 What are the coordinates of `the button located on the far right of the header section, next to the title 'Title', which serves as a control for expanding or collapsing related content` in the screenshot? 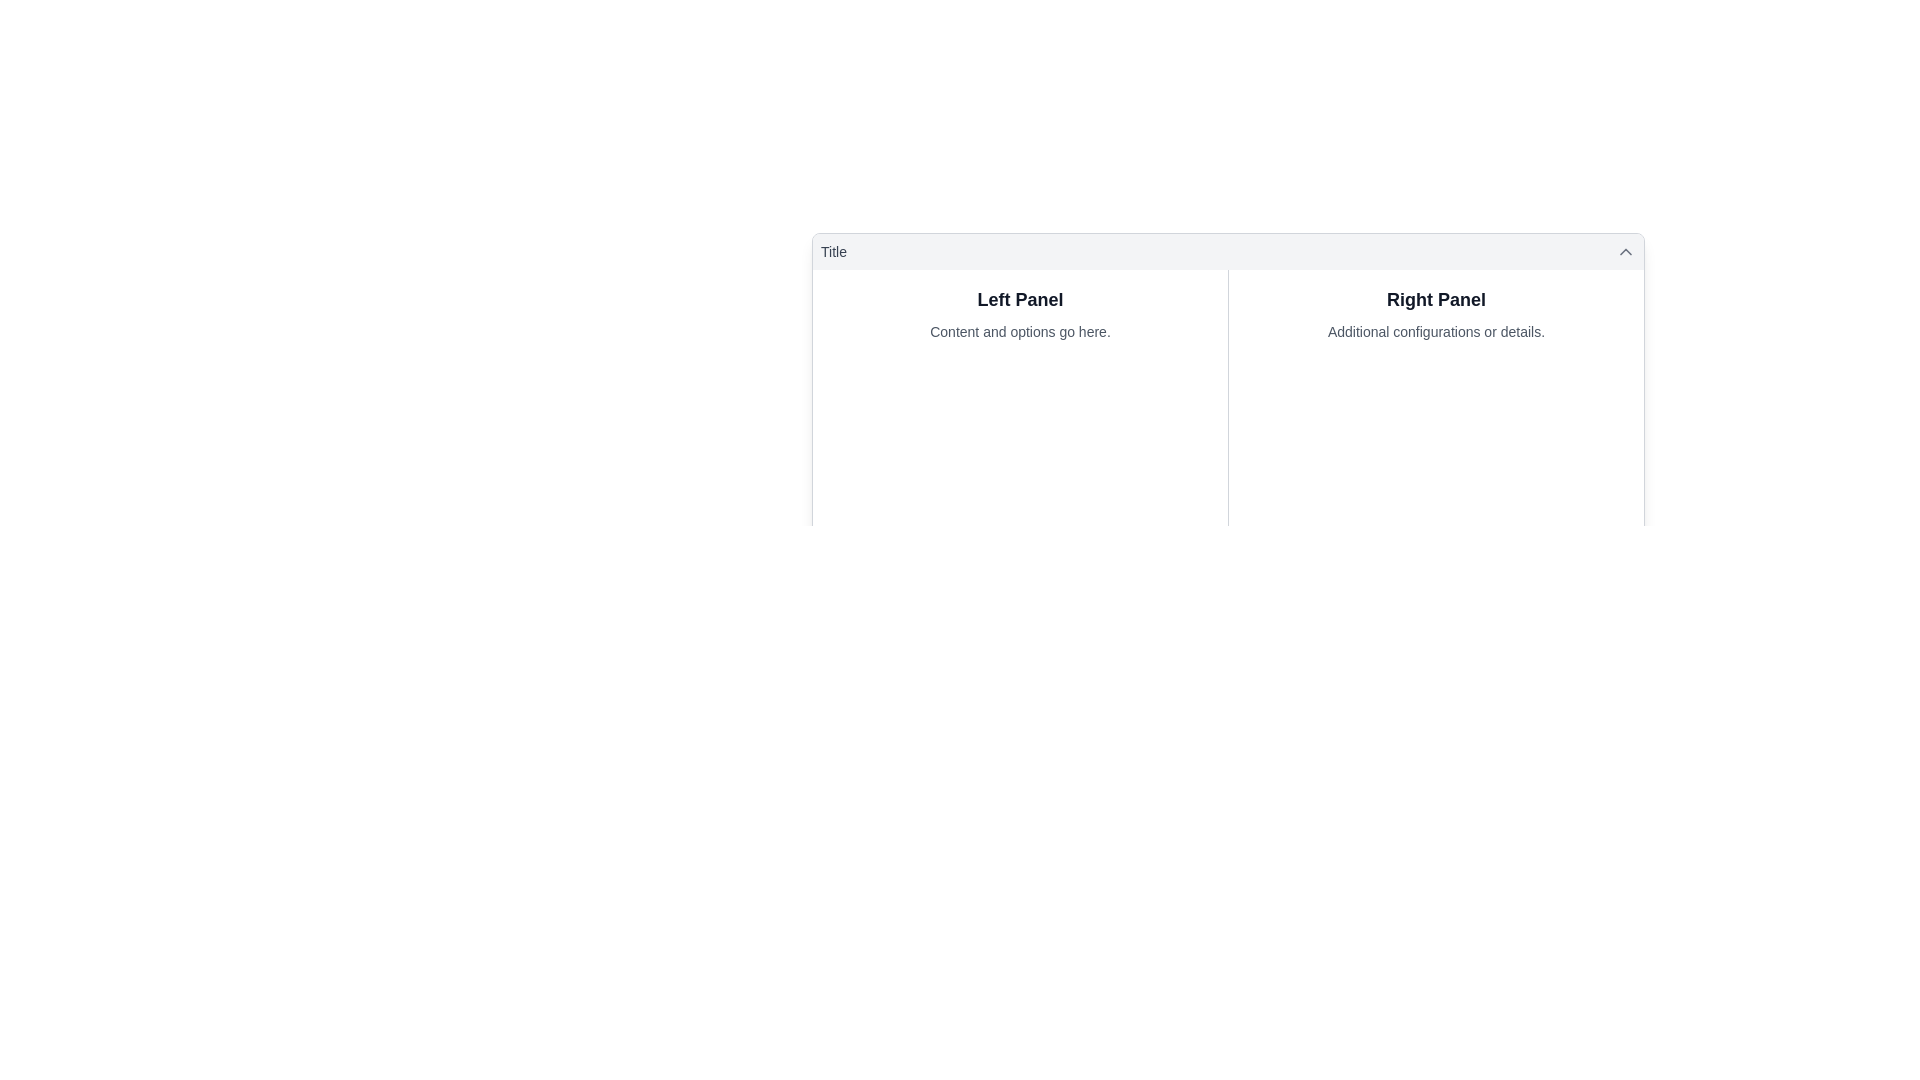 It's located at (1626, 250).